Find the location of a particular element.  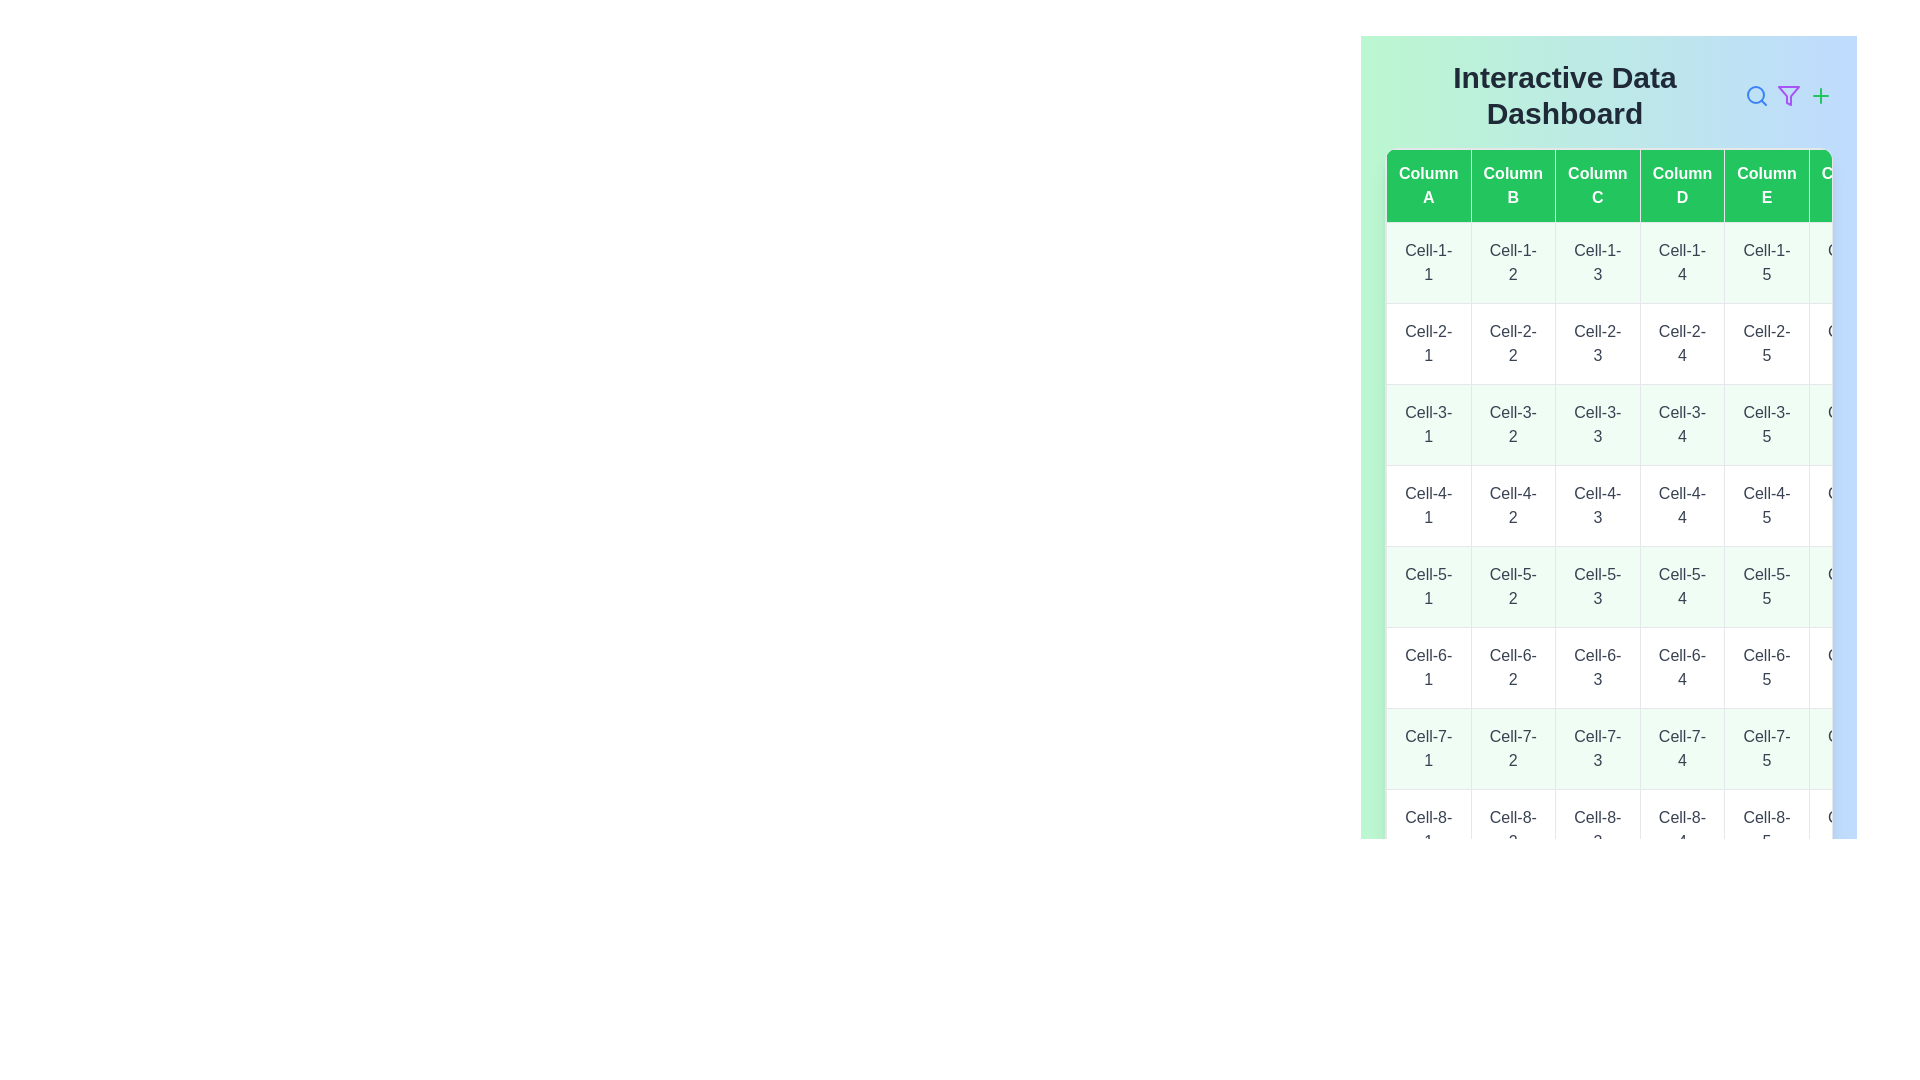

the search icon to initiate the search functionality is located at coordinates (1755, 96).